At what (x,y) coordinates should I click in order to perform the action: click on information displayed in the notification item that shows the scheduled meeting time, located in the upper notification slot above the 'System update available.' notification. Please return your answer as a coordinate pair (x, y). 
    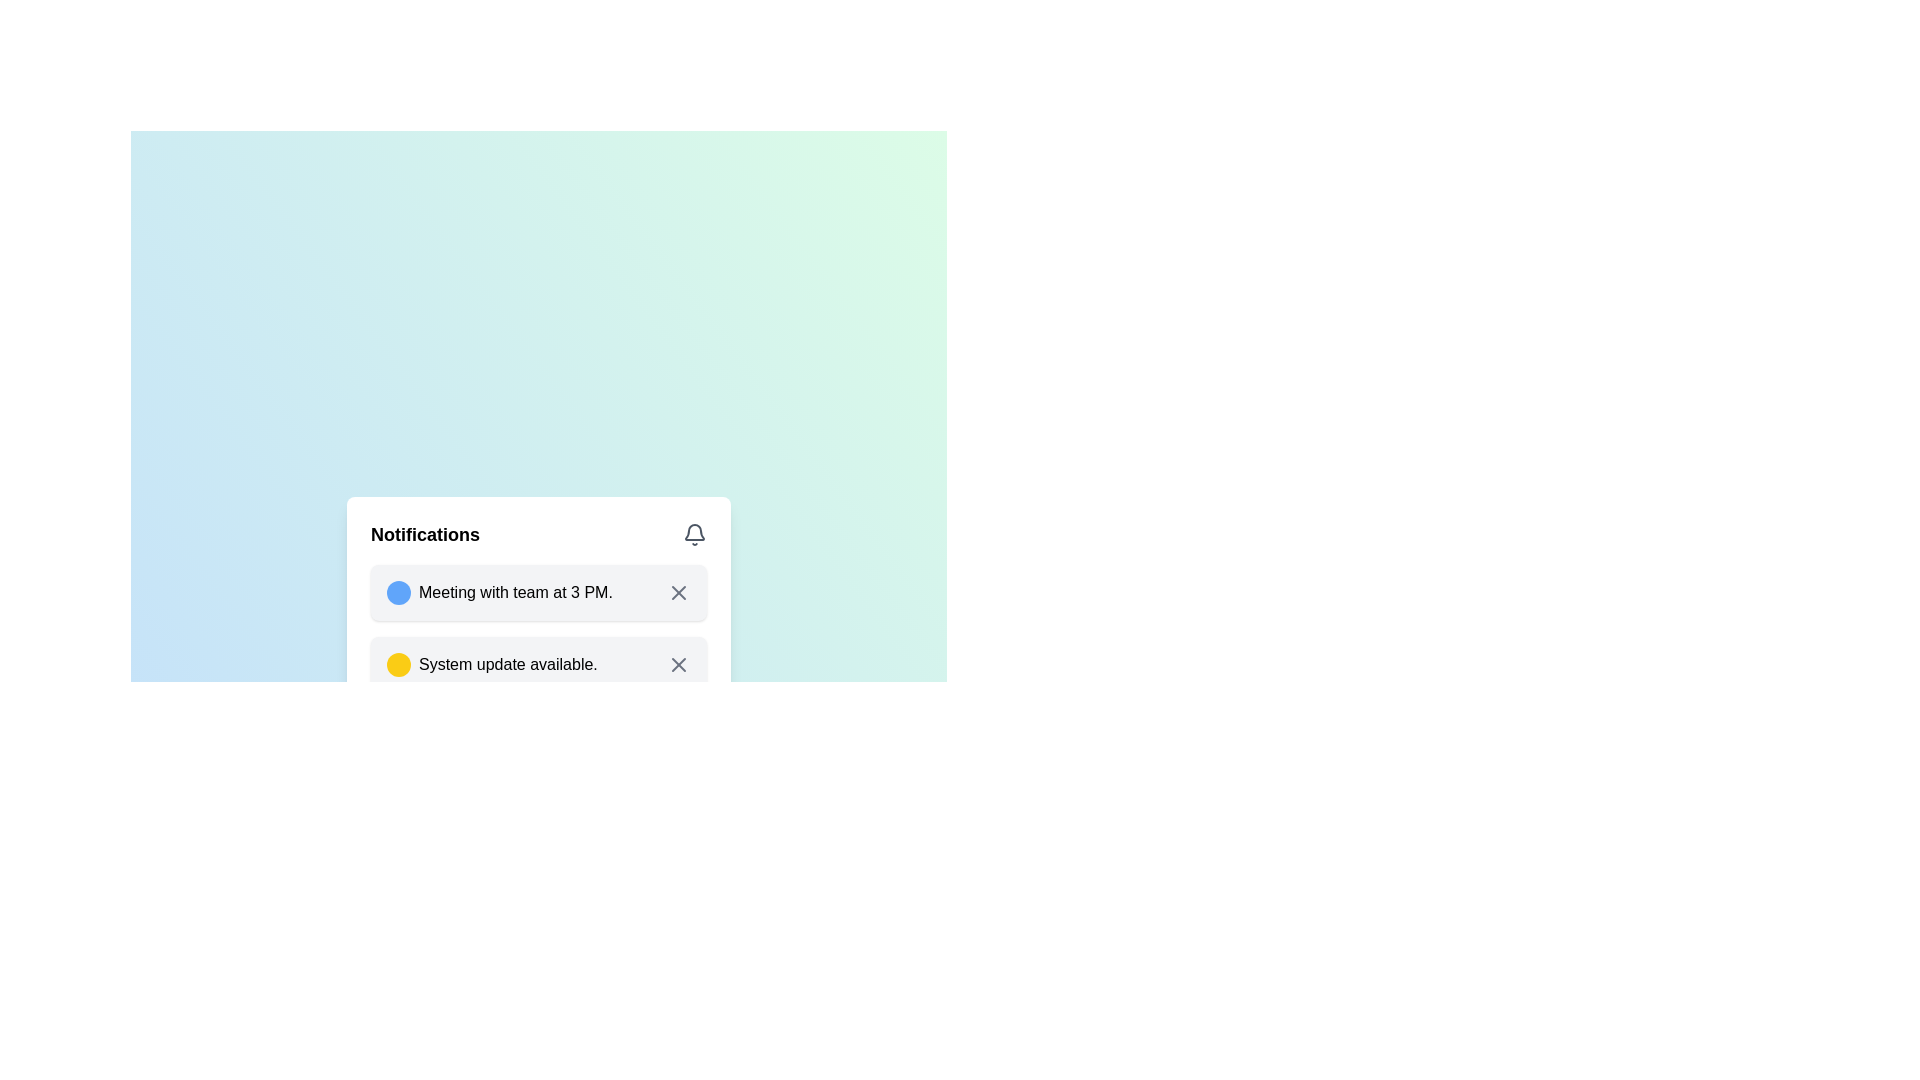
    Looking at the image, I should click on (499, 592).